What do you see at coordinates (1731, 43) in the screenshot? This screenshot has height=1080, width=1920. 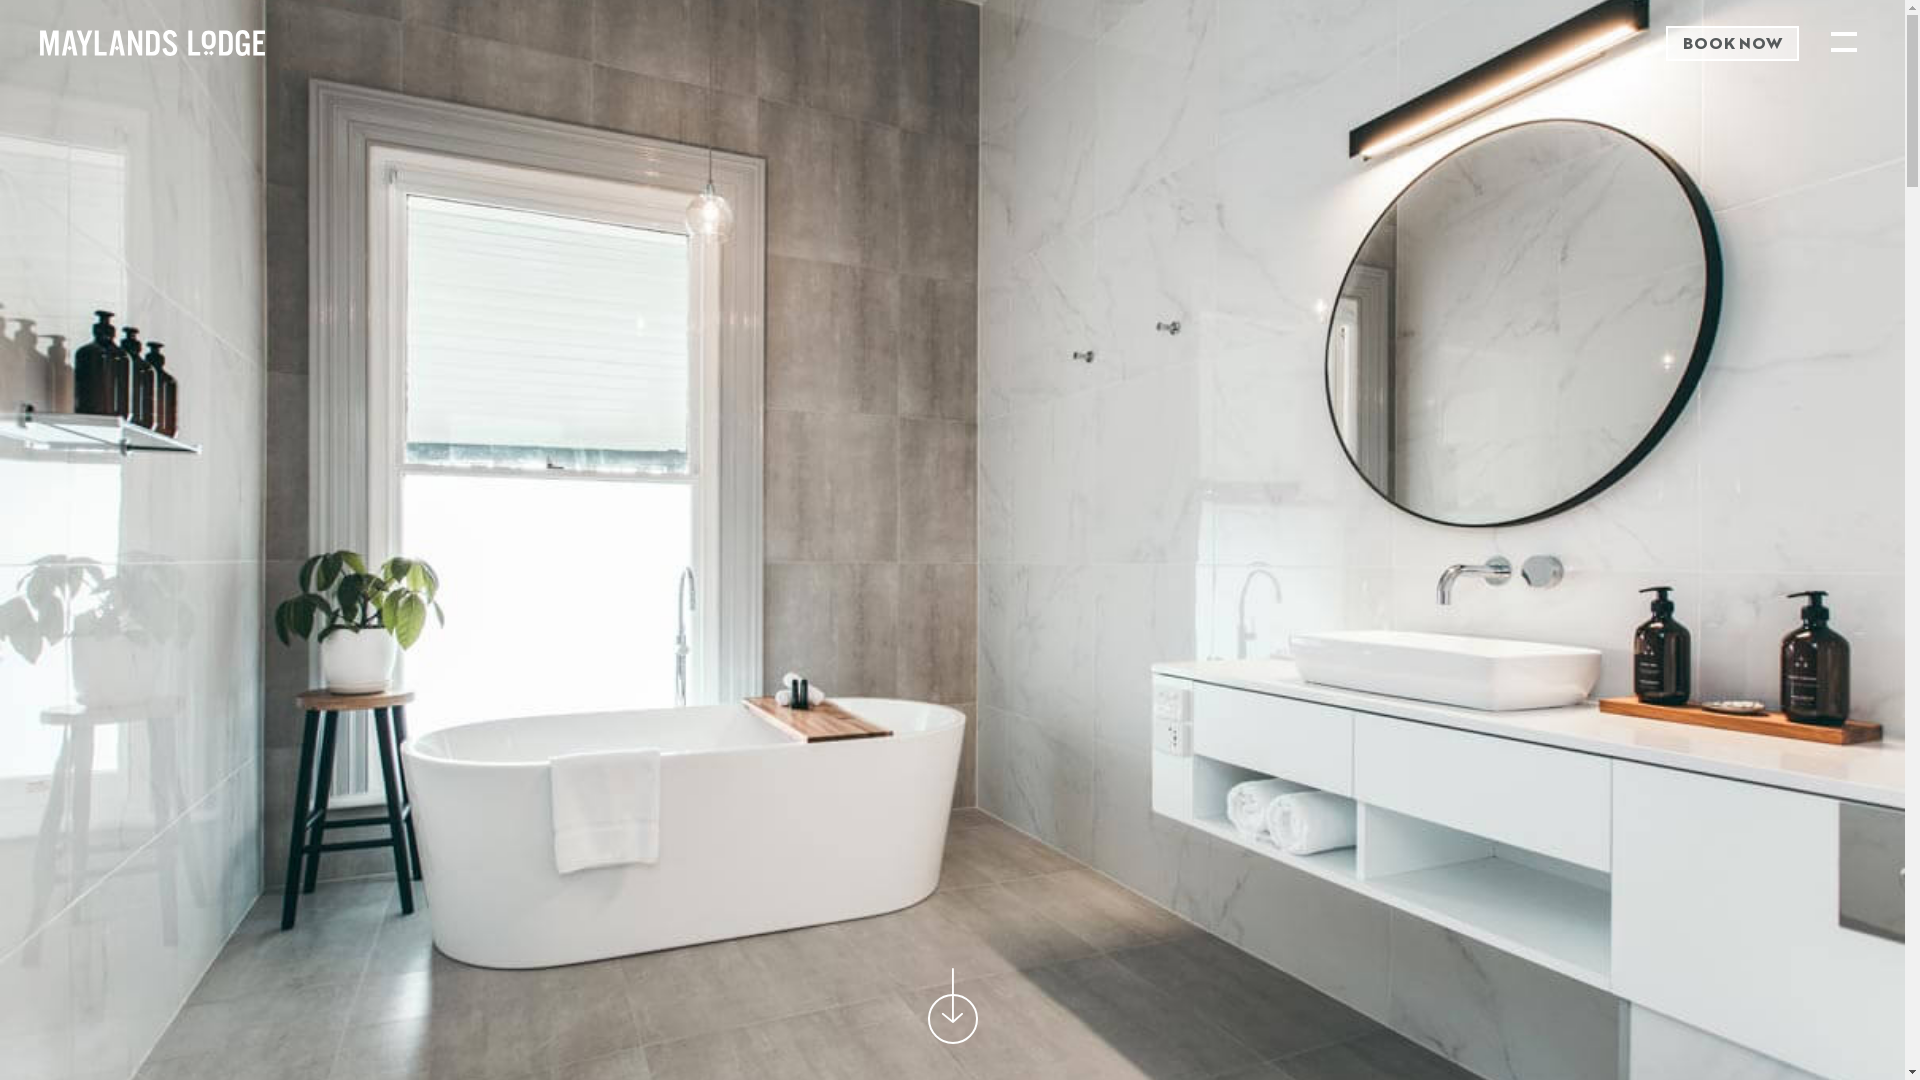 I see `'BOOK NOW'` at bounding box center [1731, 43].